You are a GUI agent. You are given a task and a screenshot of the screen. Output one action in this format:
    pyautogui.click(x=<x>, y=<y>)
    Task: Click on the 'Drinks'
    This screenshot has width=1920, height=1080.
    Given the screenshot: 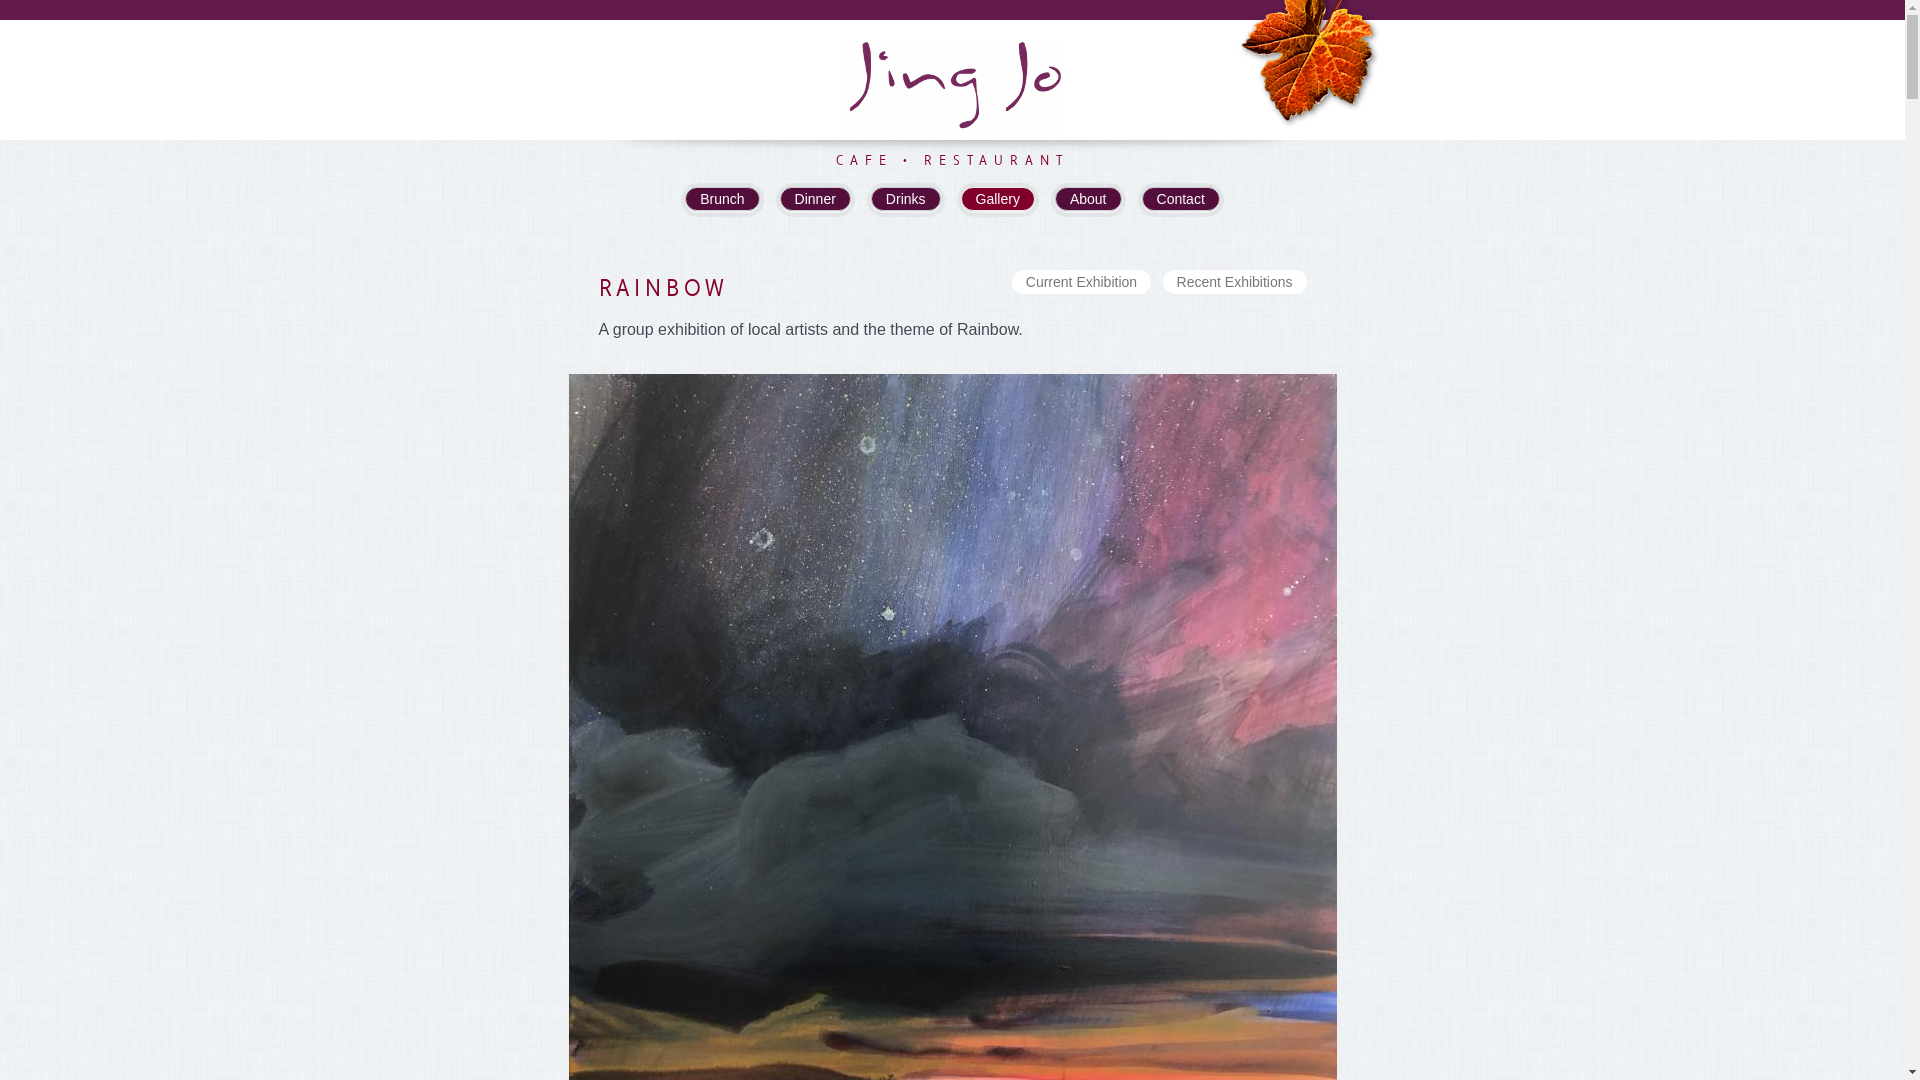 What is the action you would take?
    pyautogui.click(x=905, y=199)
    